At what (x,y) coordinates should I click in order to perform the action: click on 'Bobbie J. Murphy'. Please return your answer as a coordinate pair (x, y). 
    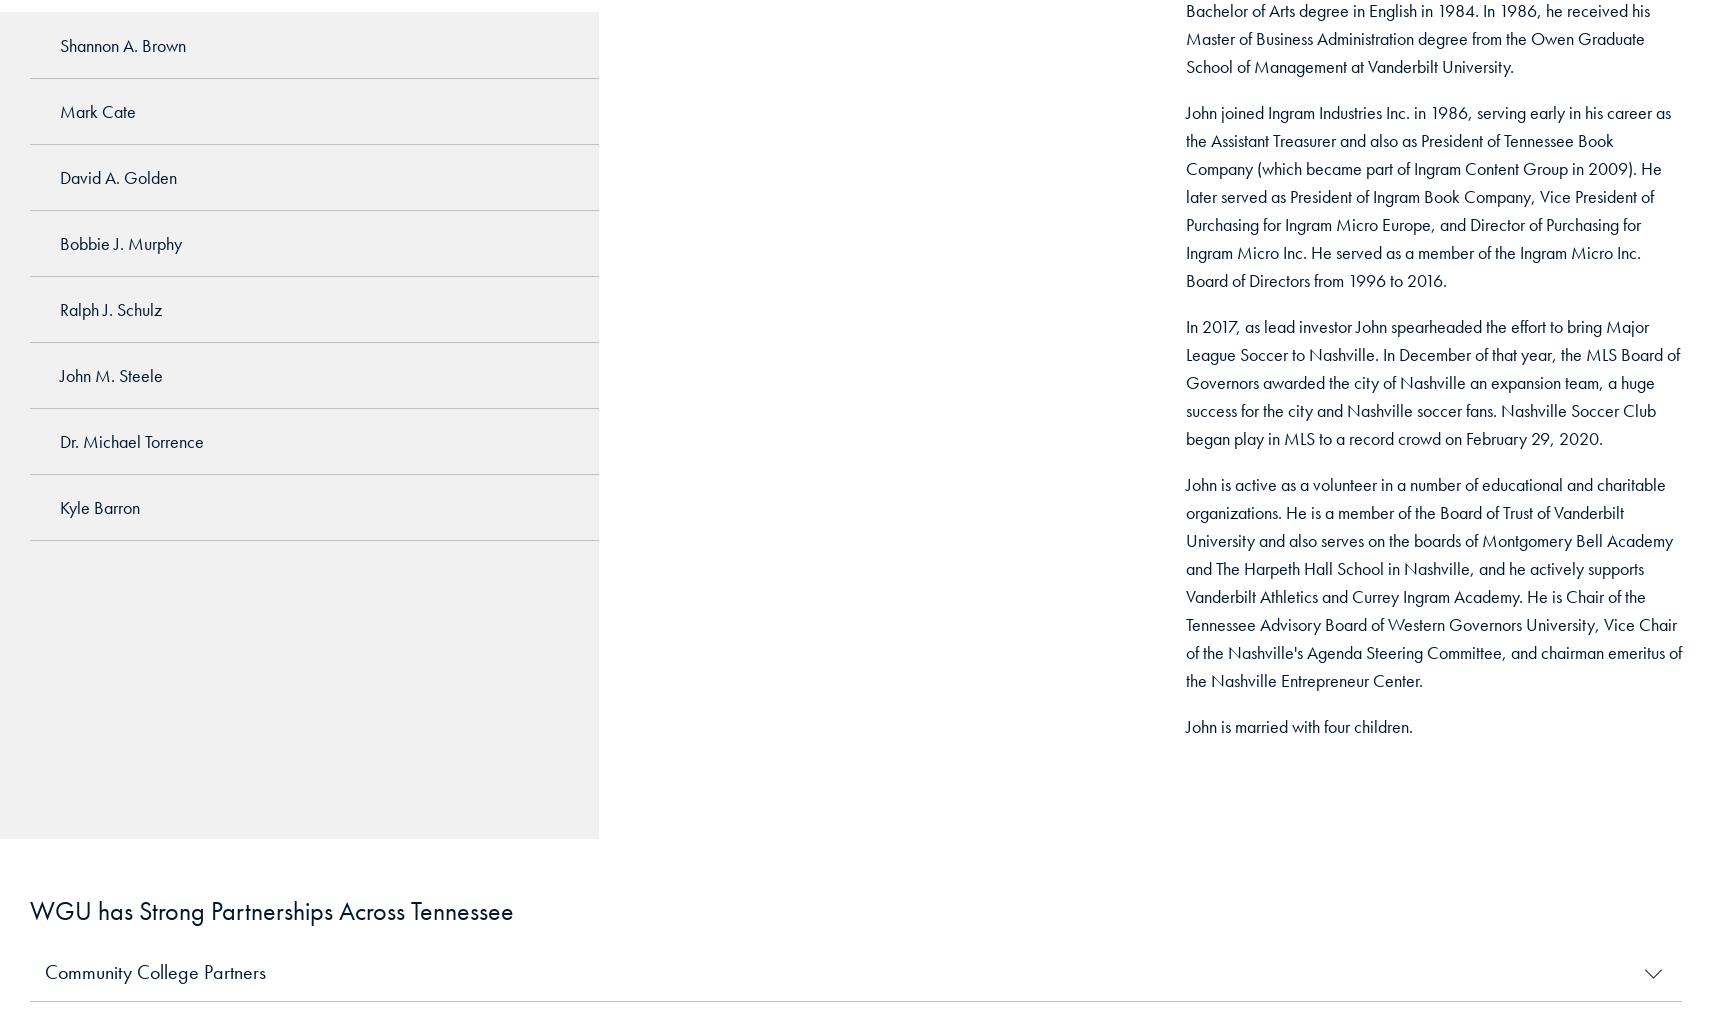
    Looking at the image, I should click on (119, 243).